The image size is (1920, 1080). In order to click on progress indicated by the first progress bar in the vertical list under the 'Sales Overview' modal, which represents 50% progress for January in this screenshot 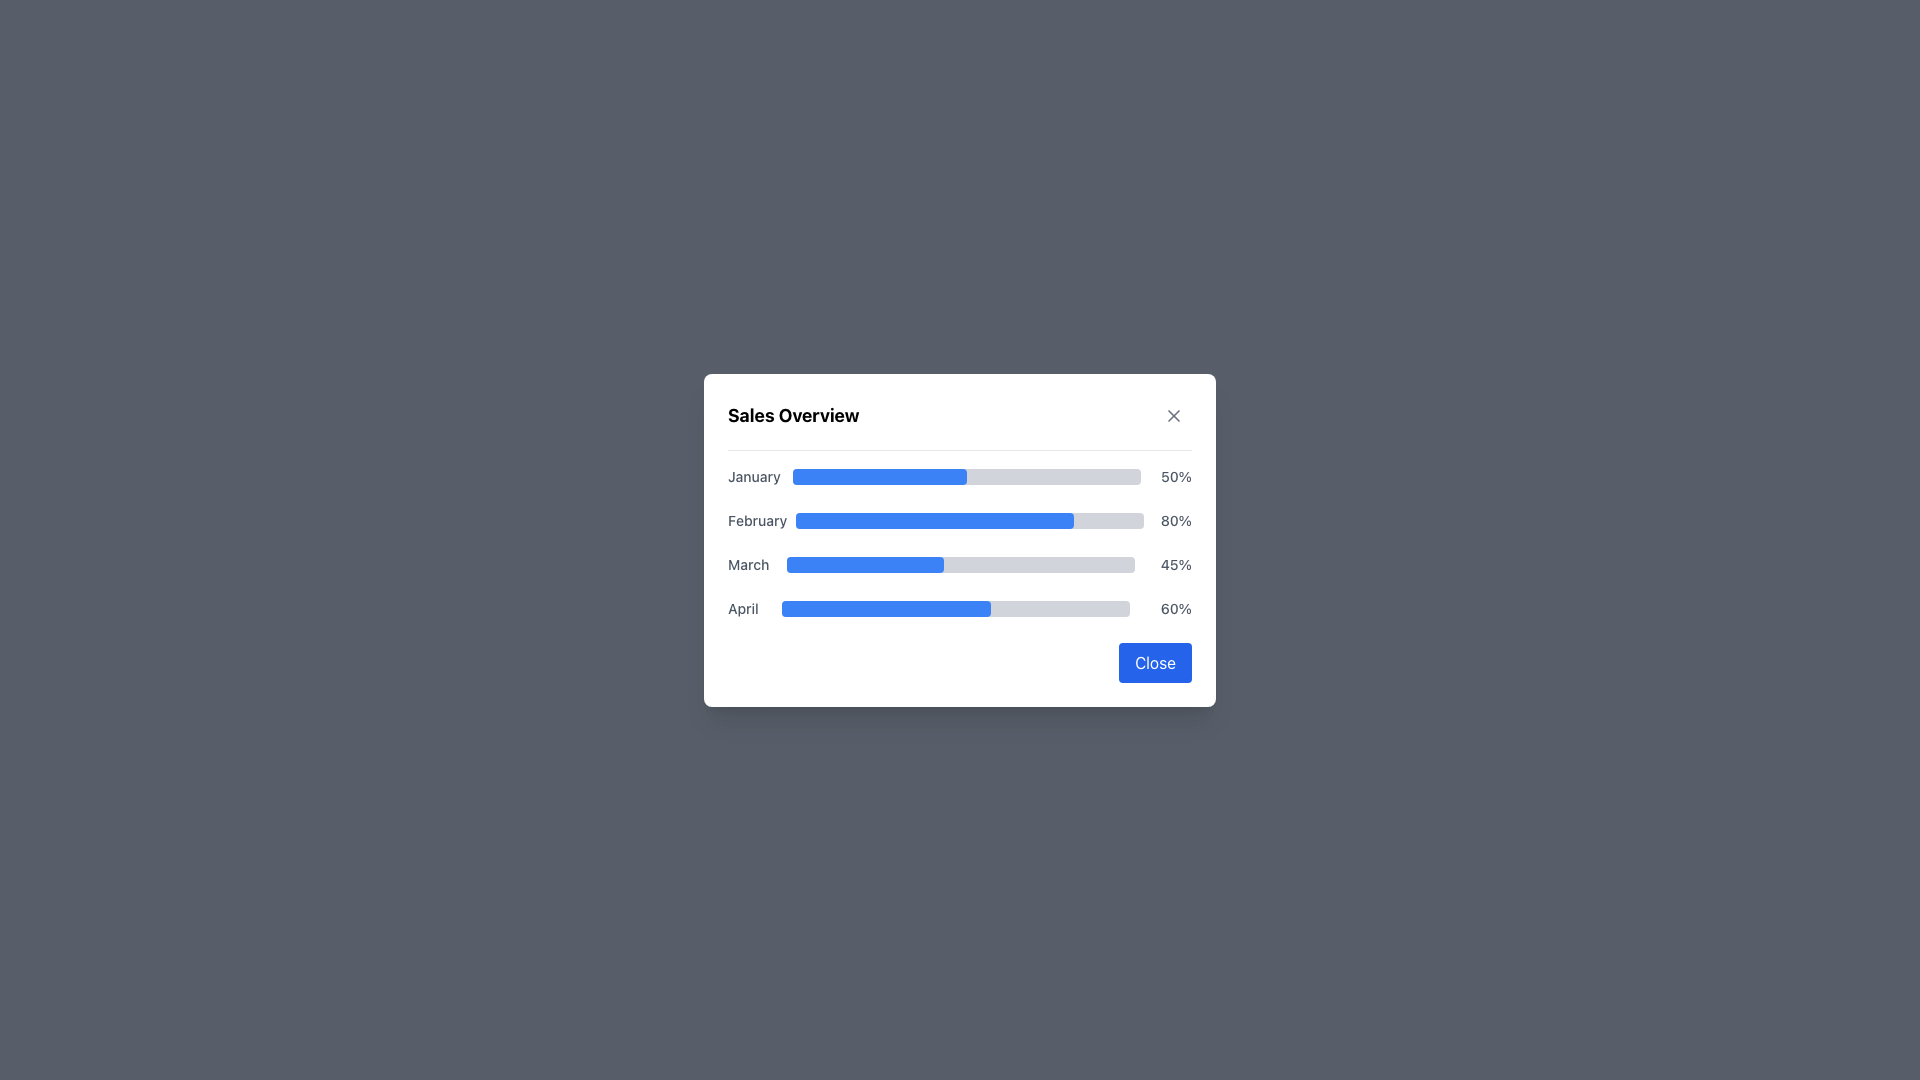, I will do `click(960, 476)`.